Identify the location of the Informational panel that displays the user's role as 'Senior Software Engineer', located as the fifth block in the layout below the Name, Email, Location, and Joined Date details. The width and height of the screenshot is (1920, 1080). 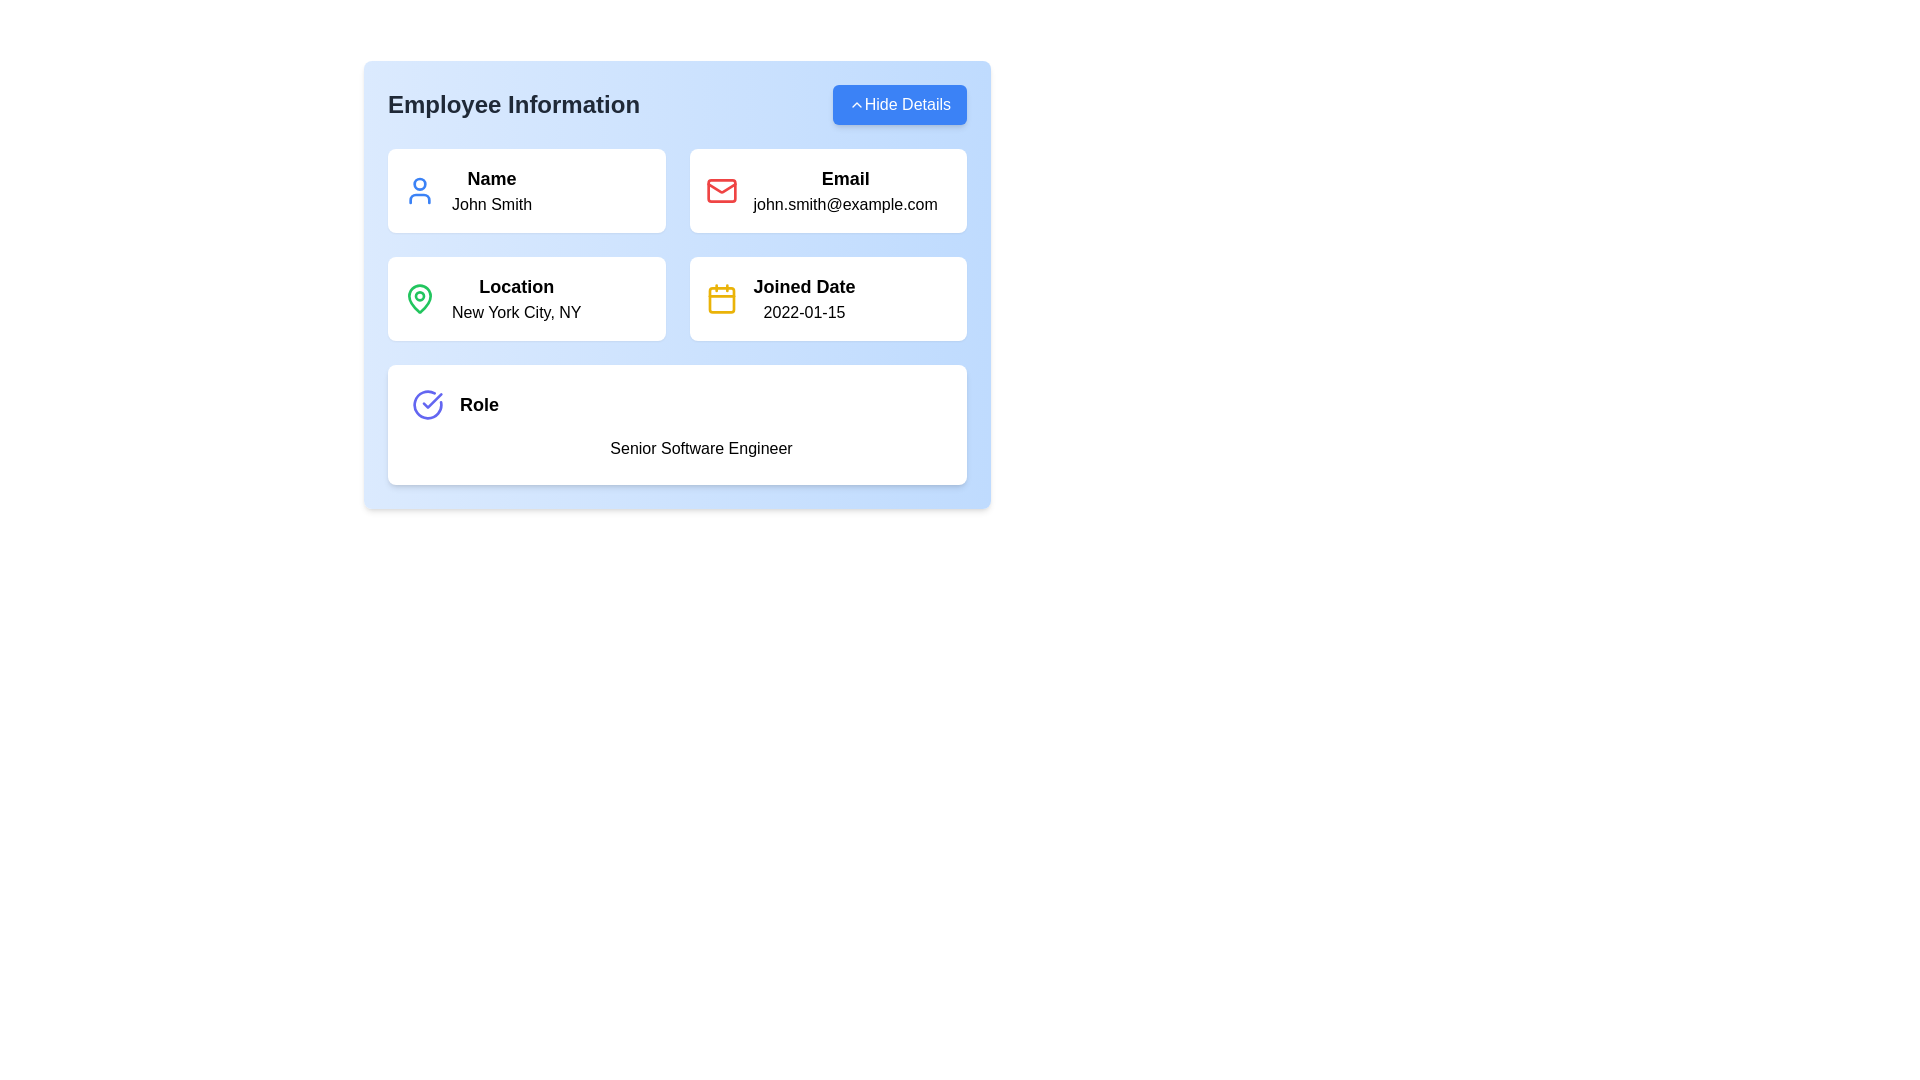
(677, 423).